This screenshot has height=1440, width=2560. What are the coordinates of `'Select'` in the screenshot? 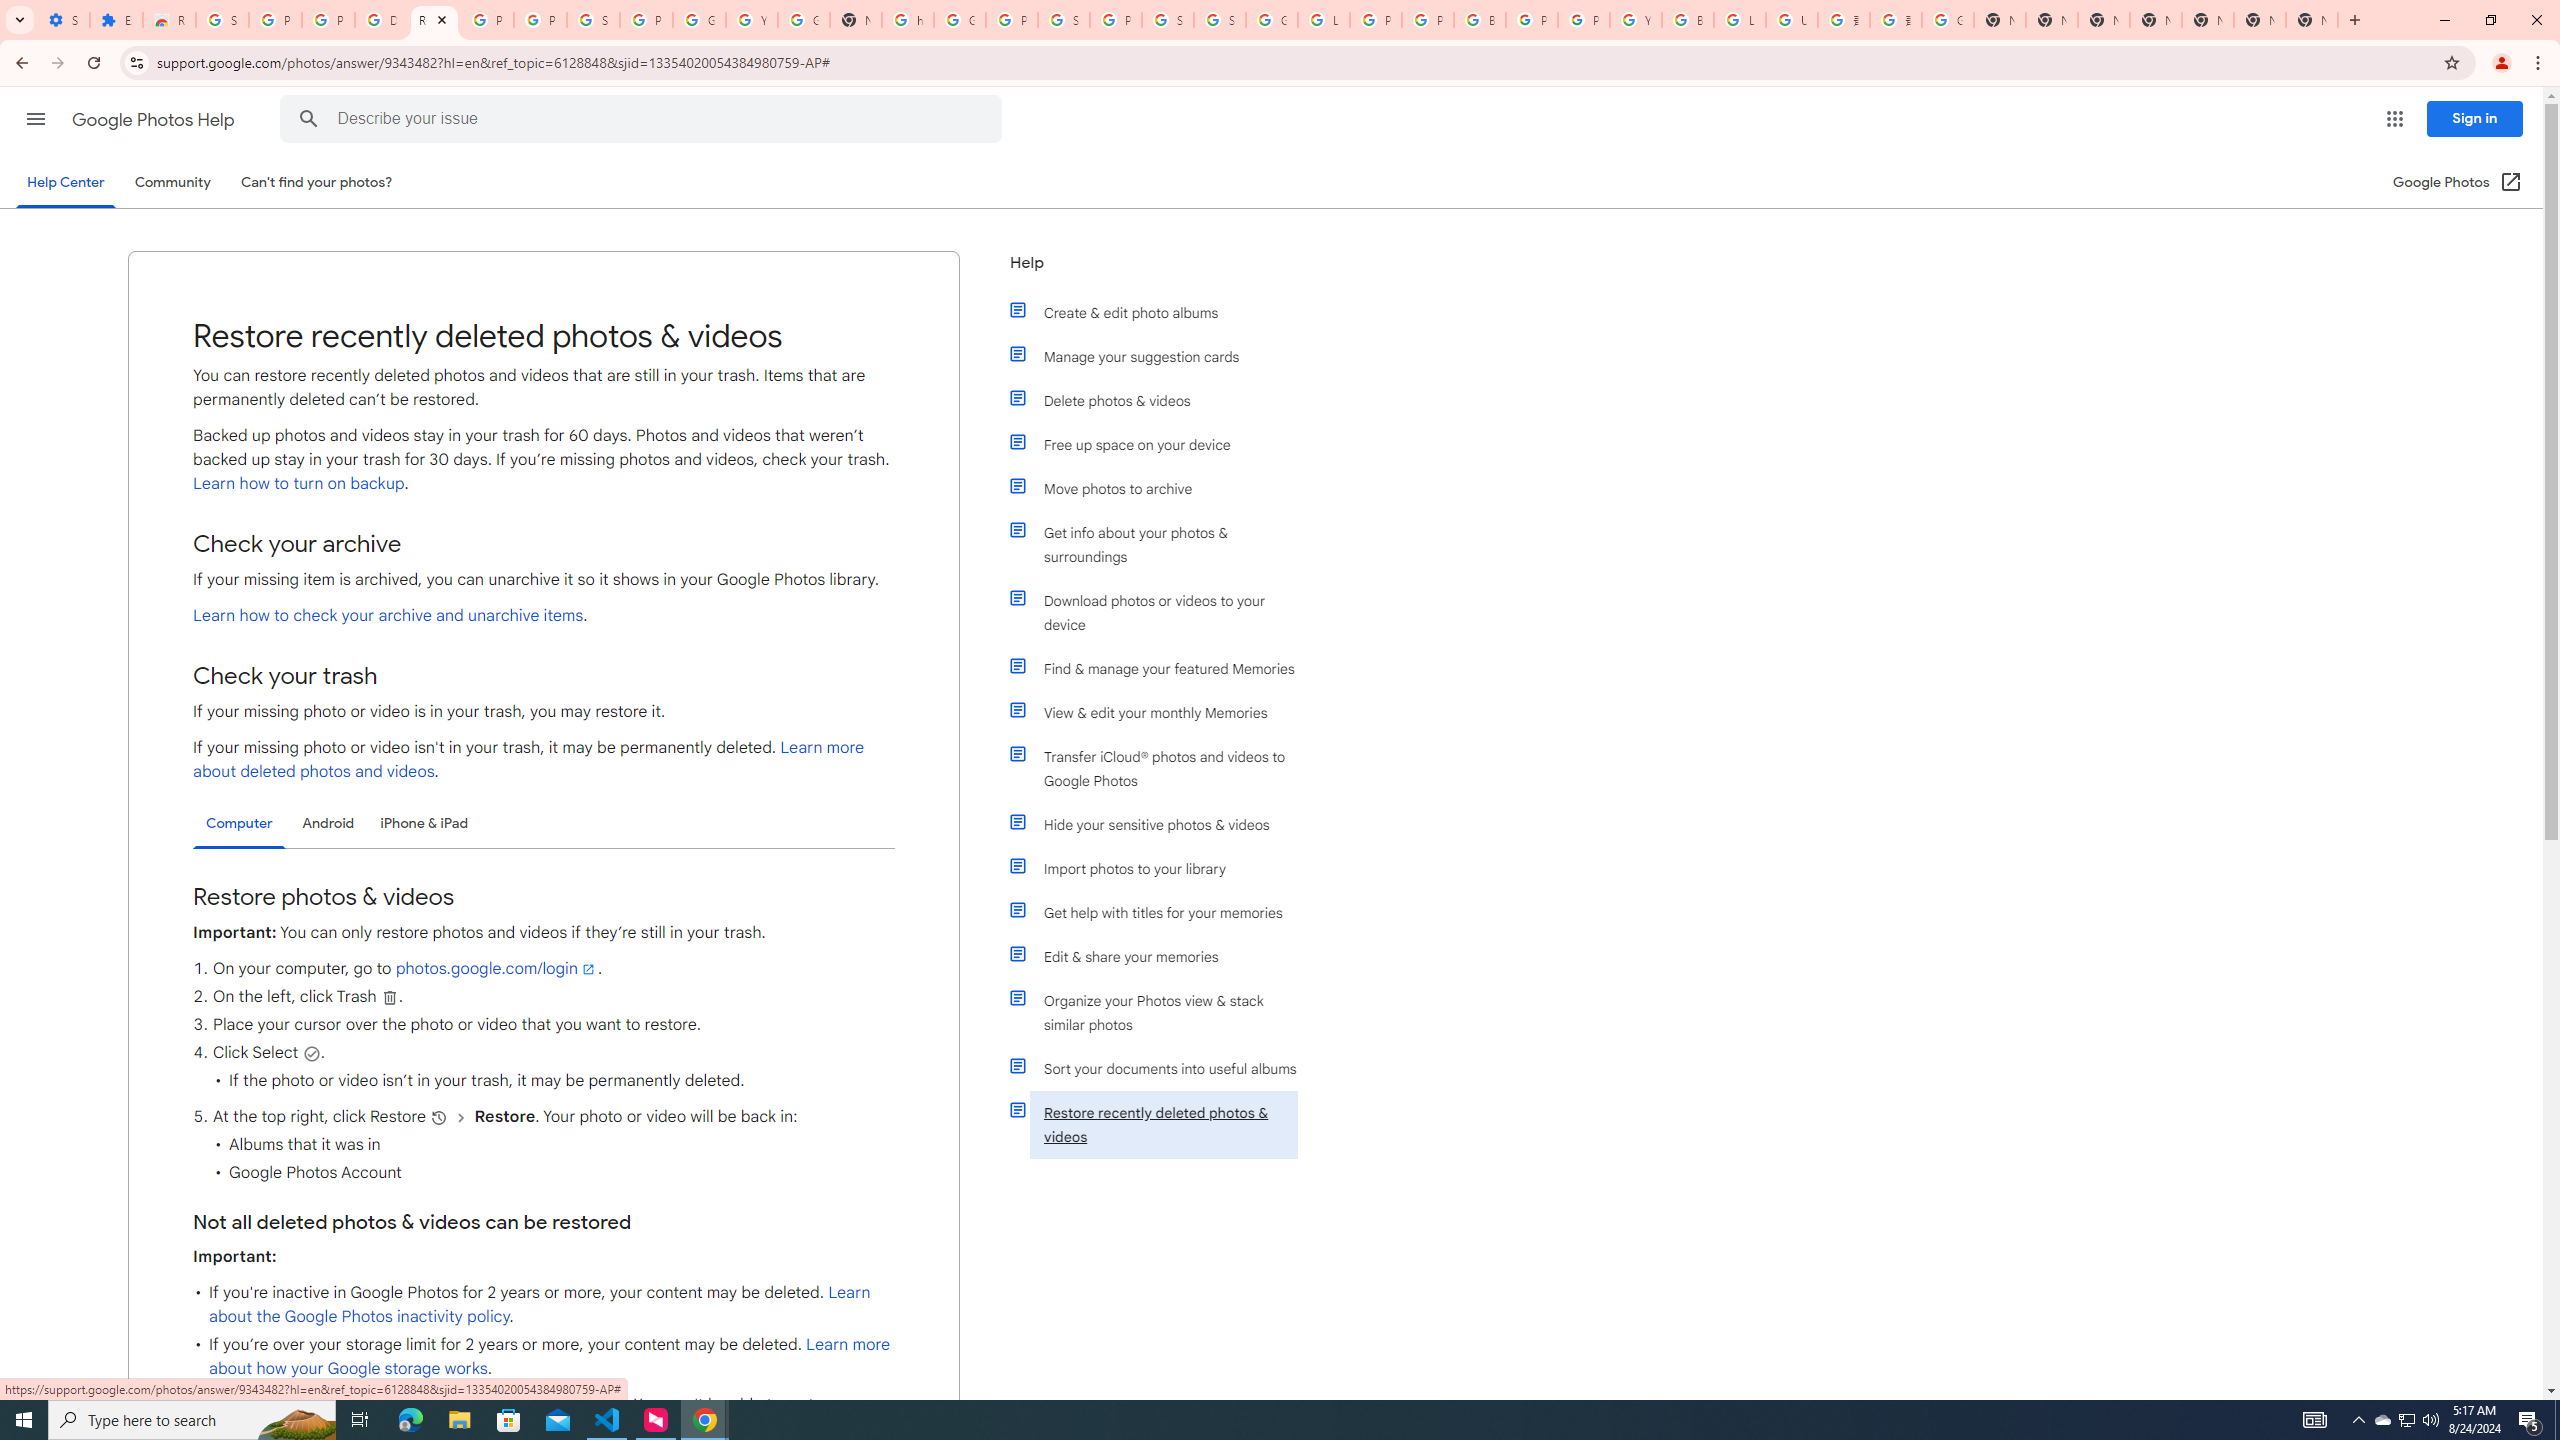 It's located at (310, 1053).